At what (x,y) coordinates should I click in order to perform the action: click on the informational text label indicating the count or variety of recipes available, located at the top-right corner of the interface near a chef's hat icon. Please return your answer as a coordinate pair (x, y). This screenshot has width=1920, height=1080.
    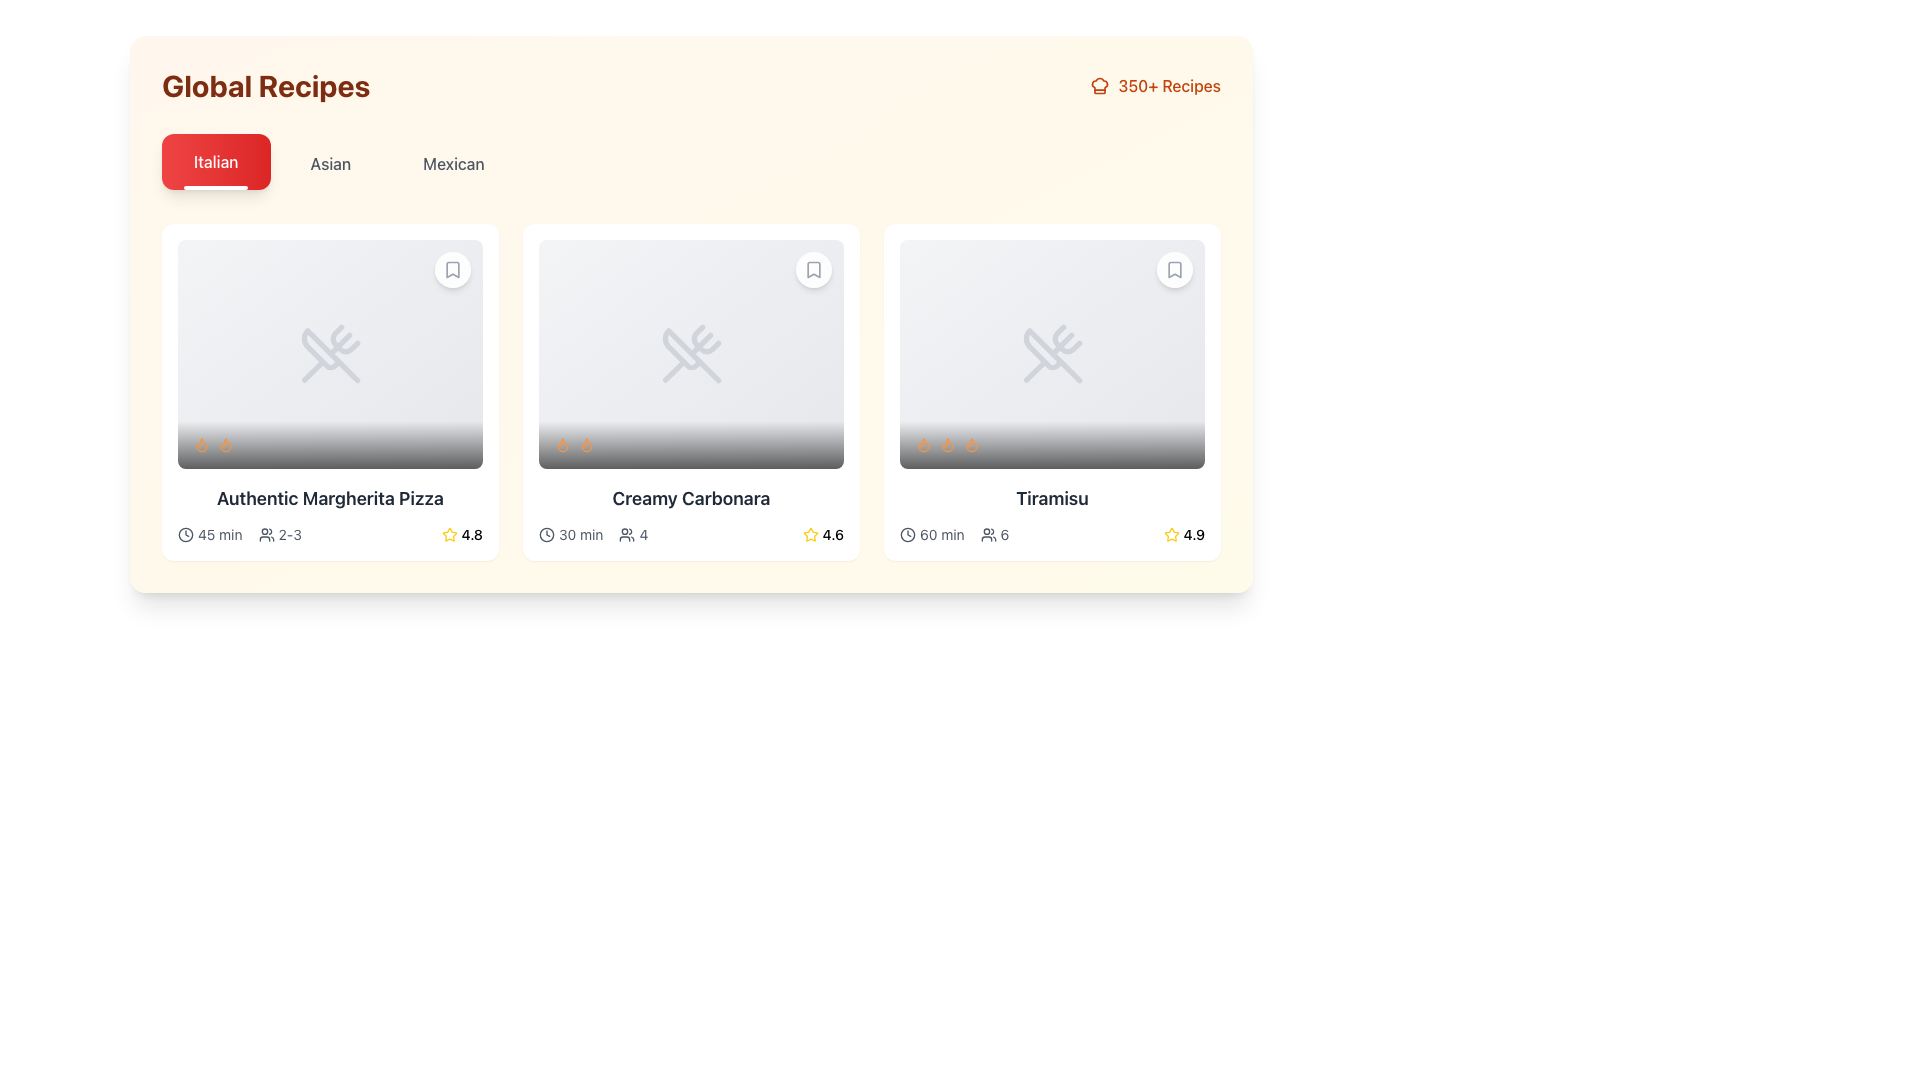
    Looking at the image, I should click on (1169, 84).